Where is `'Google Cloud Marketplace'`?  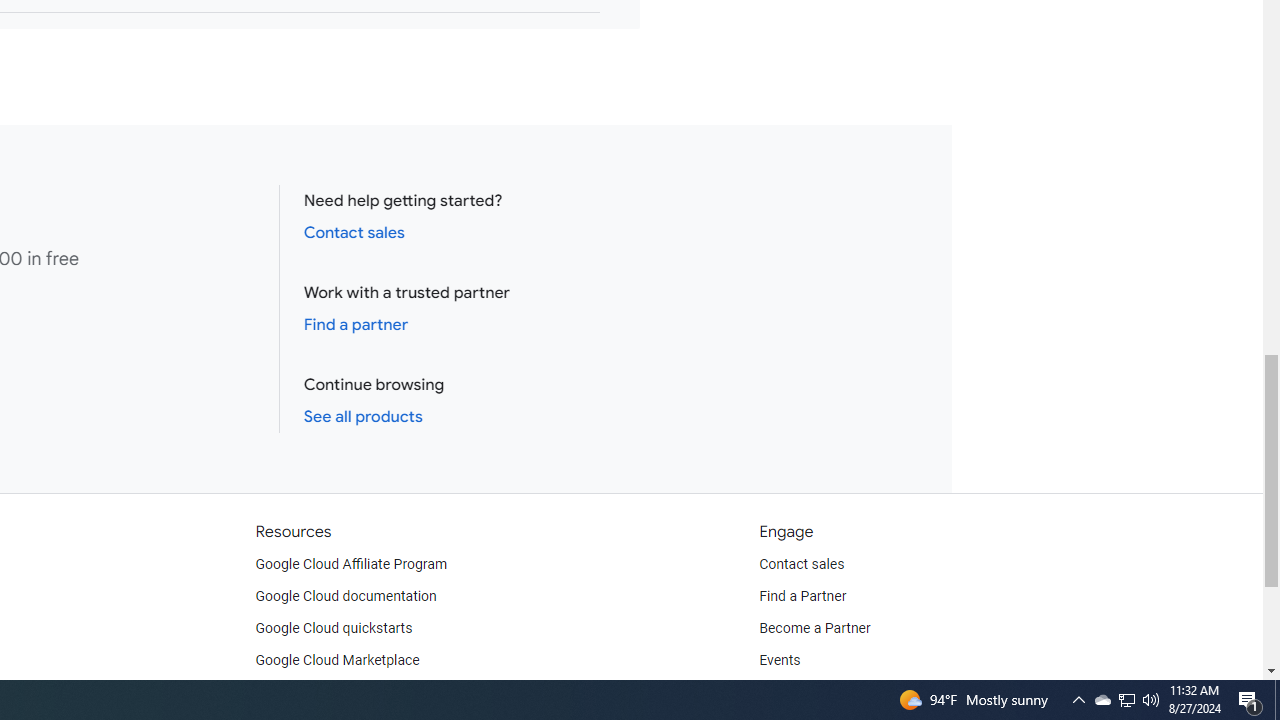 'Google Cloud Marketplace' is located at coordinates (337, 660).